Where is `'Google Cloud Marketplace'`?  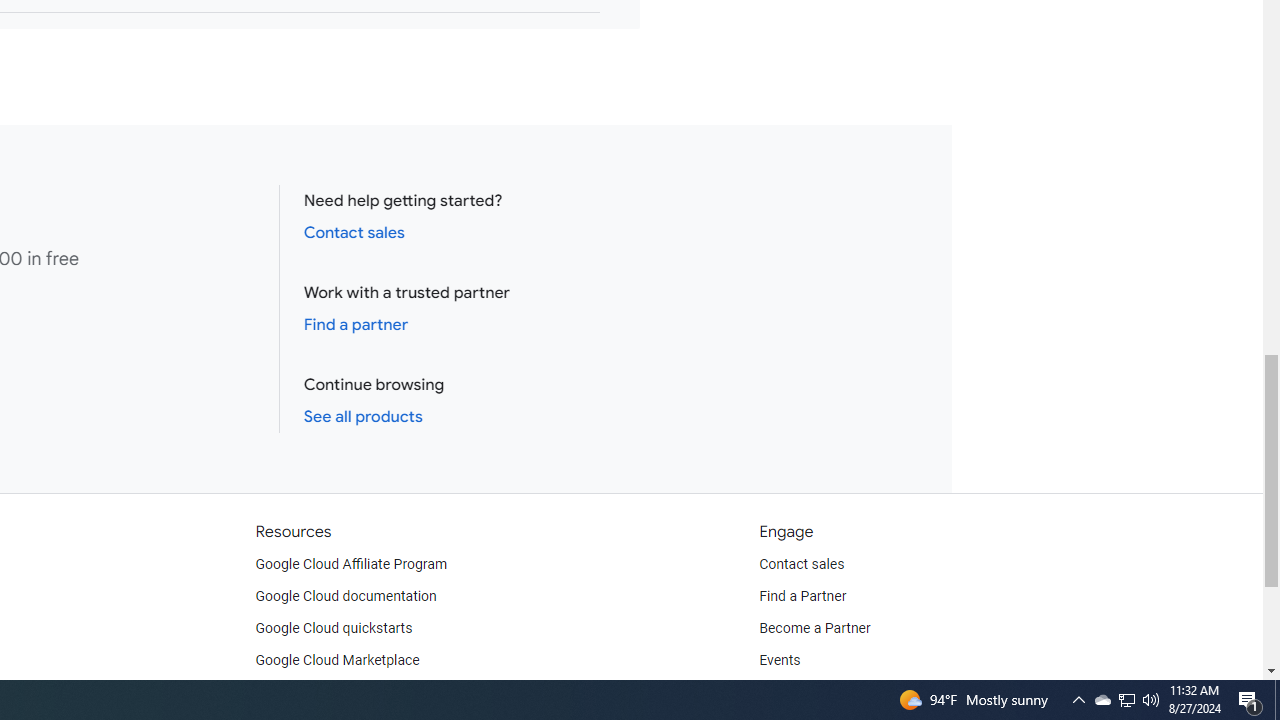 'Google Cloud Marketplace' is located at coordinates (337, 660).